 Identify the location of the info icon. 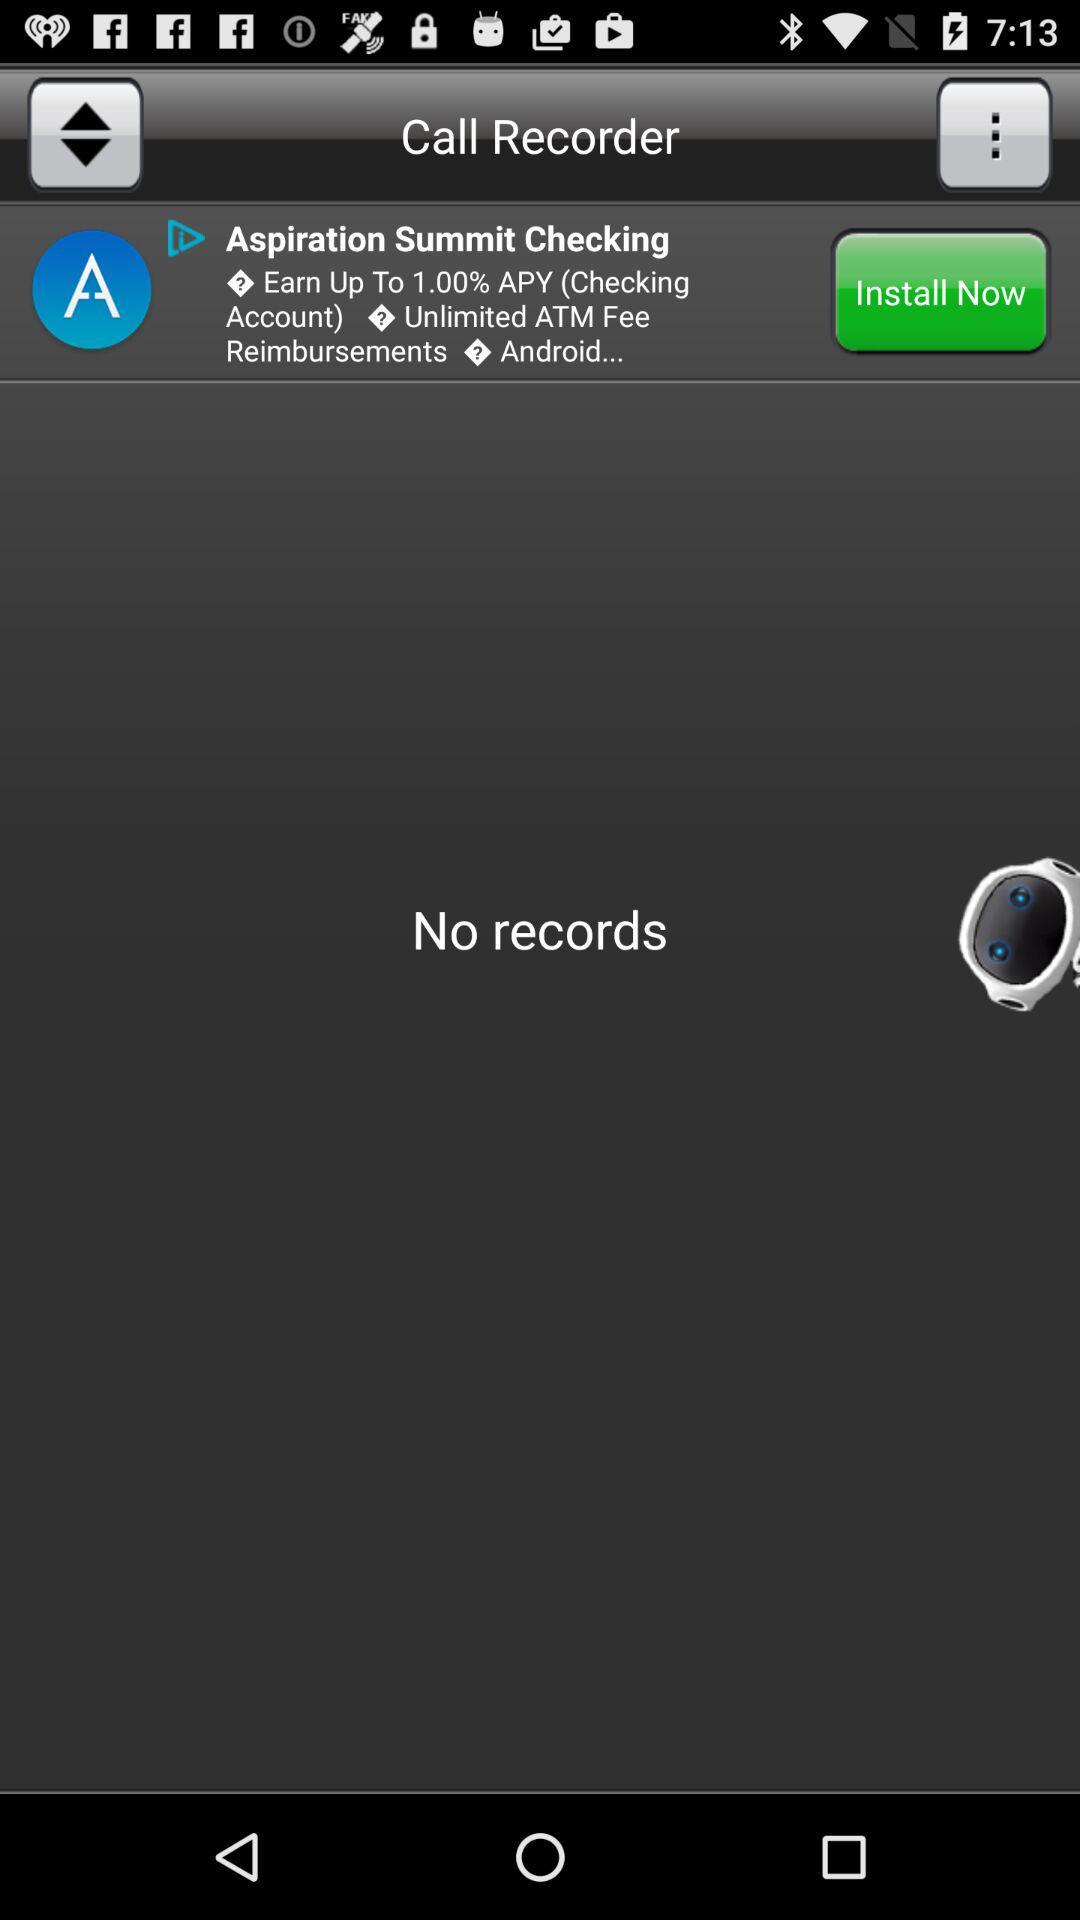
(186, 238).